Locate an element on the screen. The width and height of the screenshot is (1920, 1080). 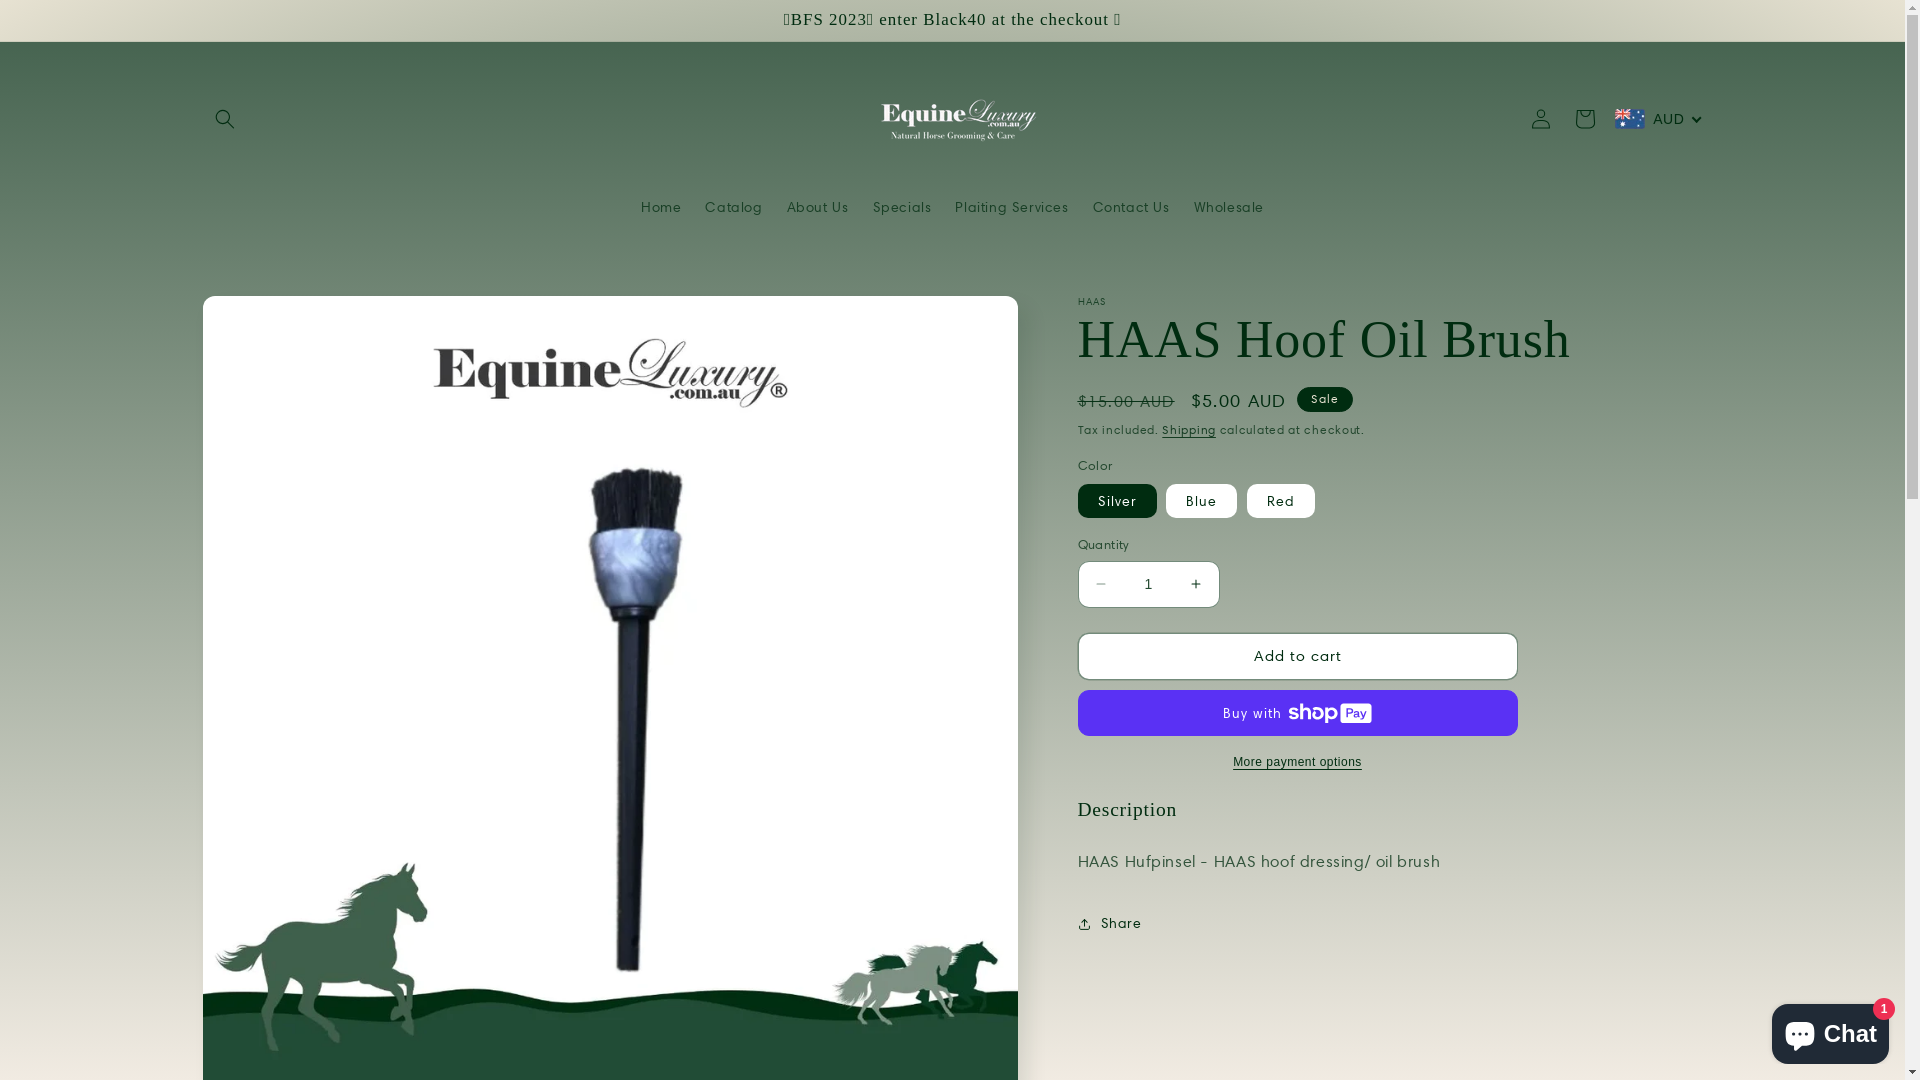
'Log in' is located at coordinates (1539, 119).